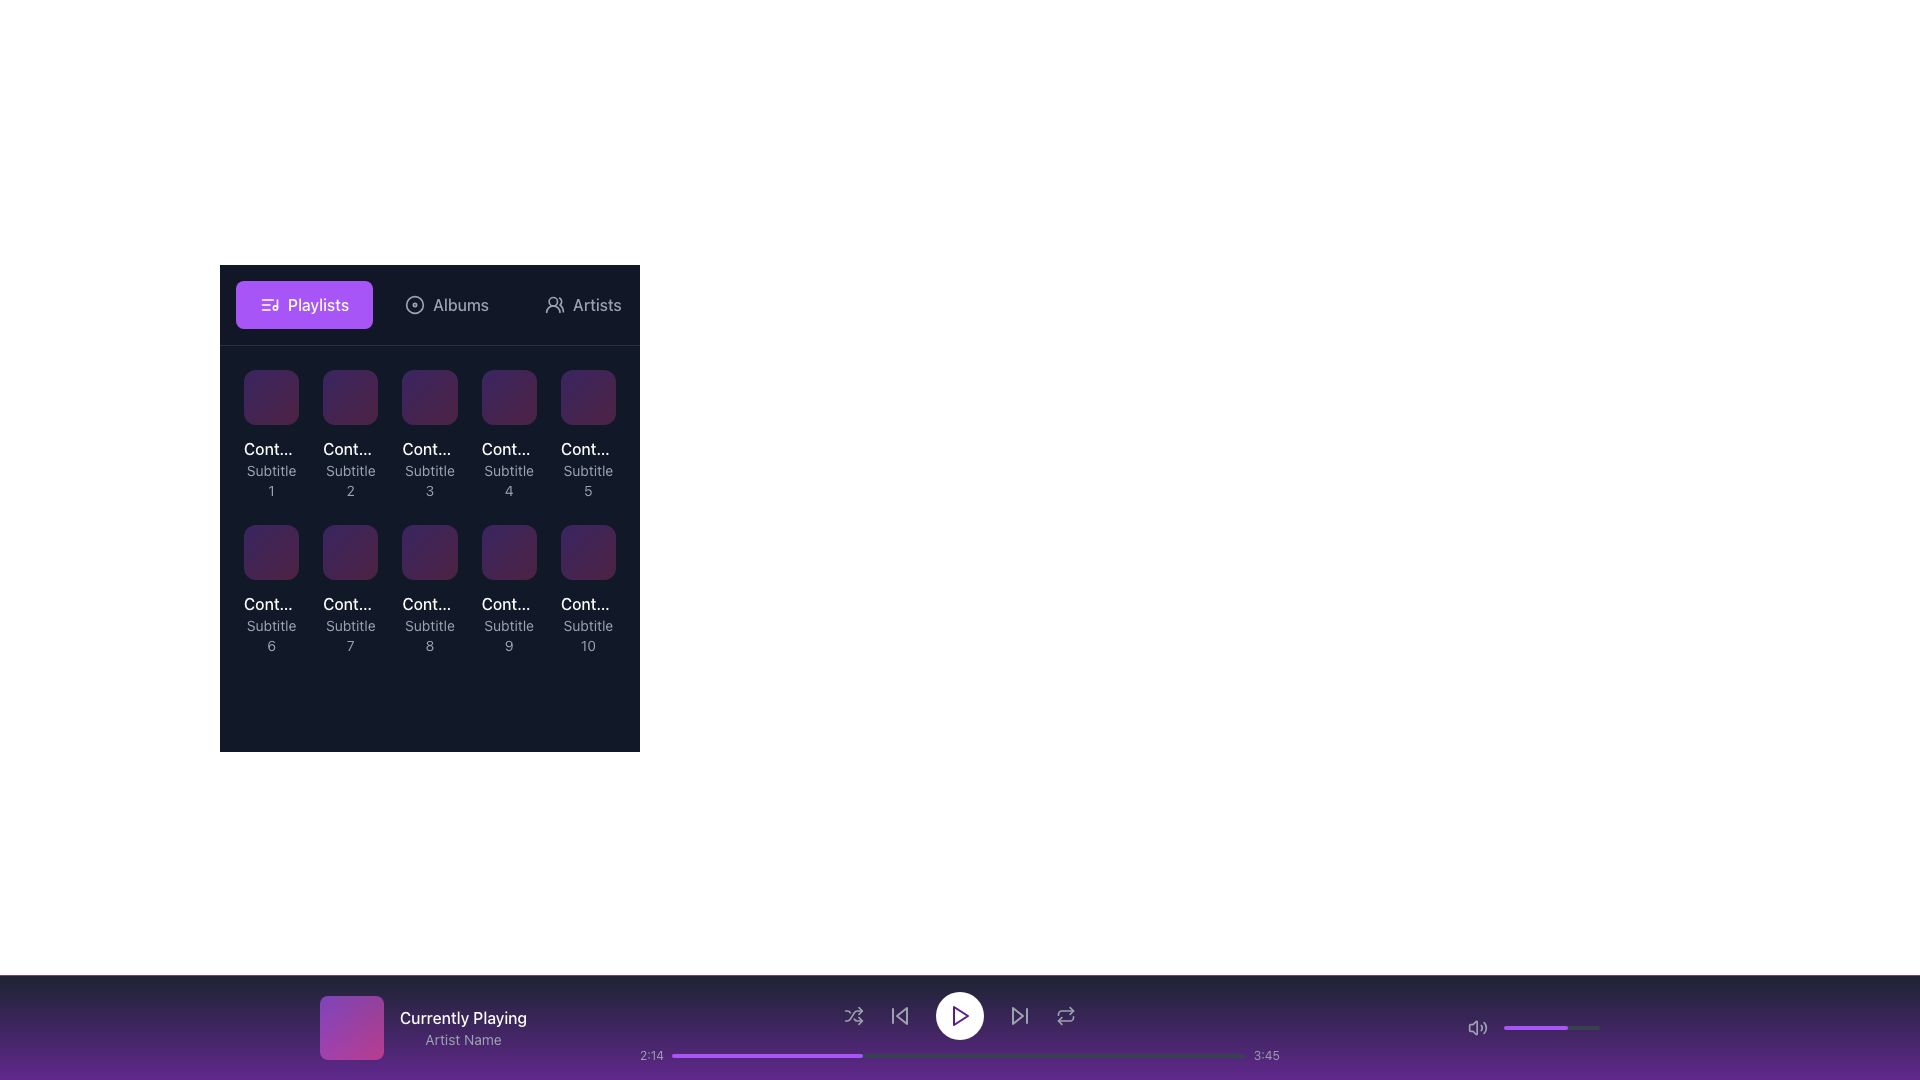  What do you see at coordinates (652, 1055) in the screenshot?
I see `the text label displaying '2:14' in light gray on a dark purple background, located at the far left edge of the UI section` at bounding box center [652, 1055].